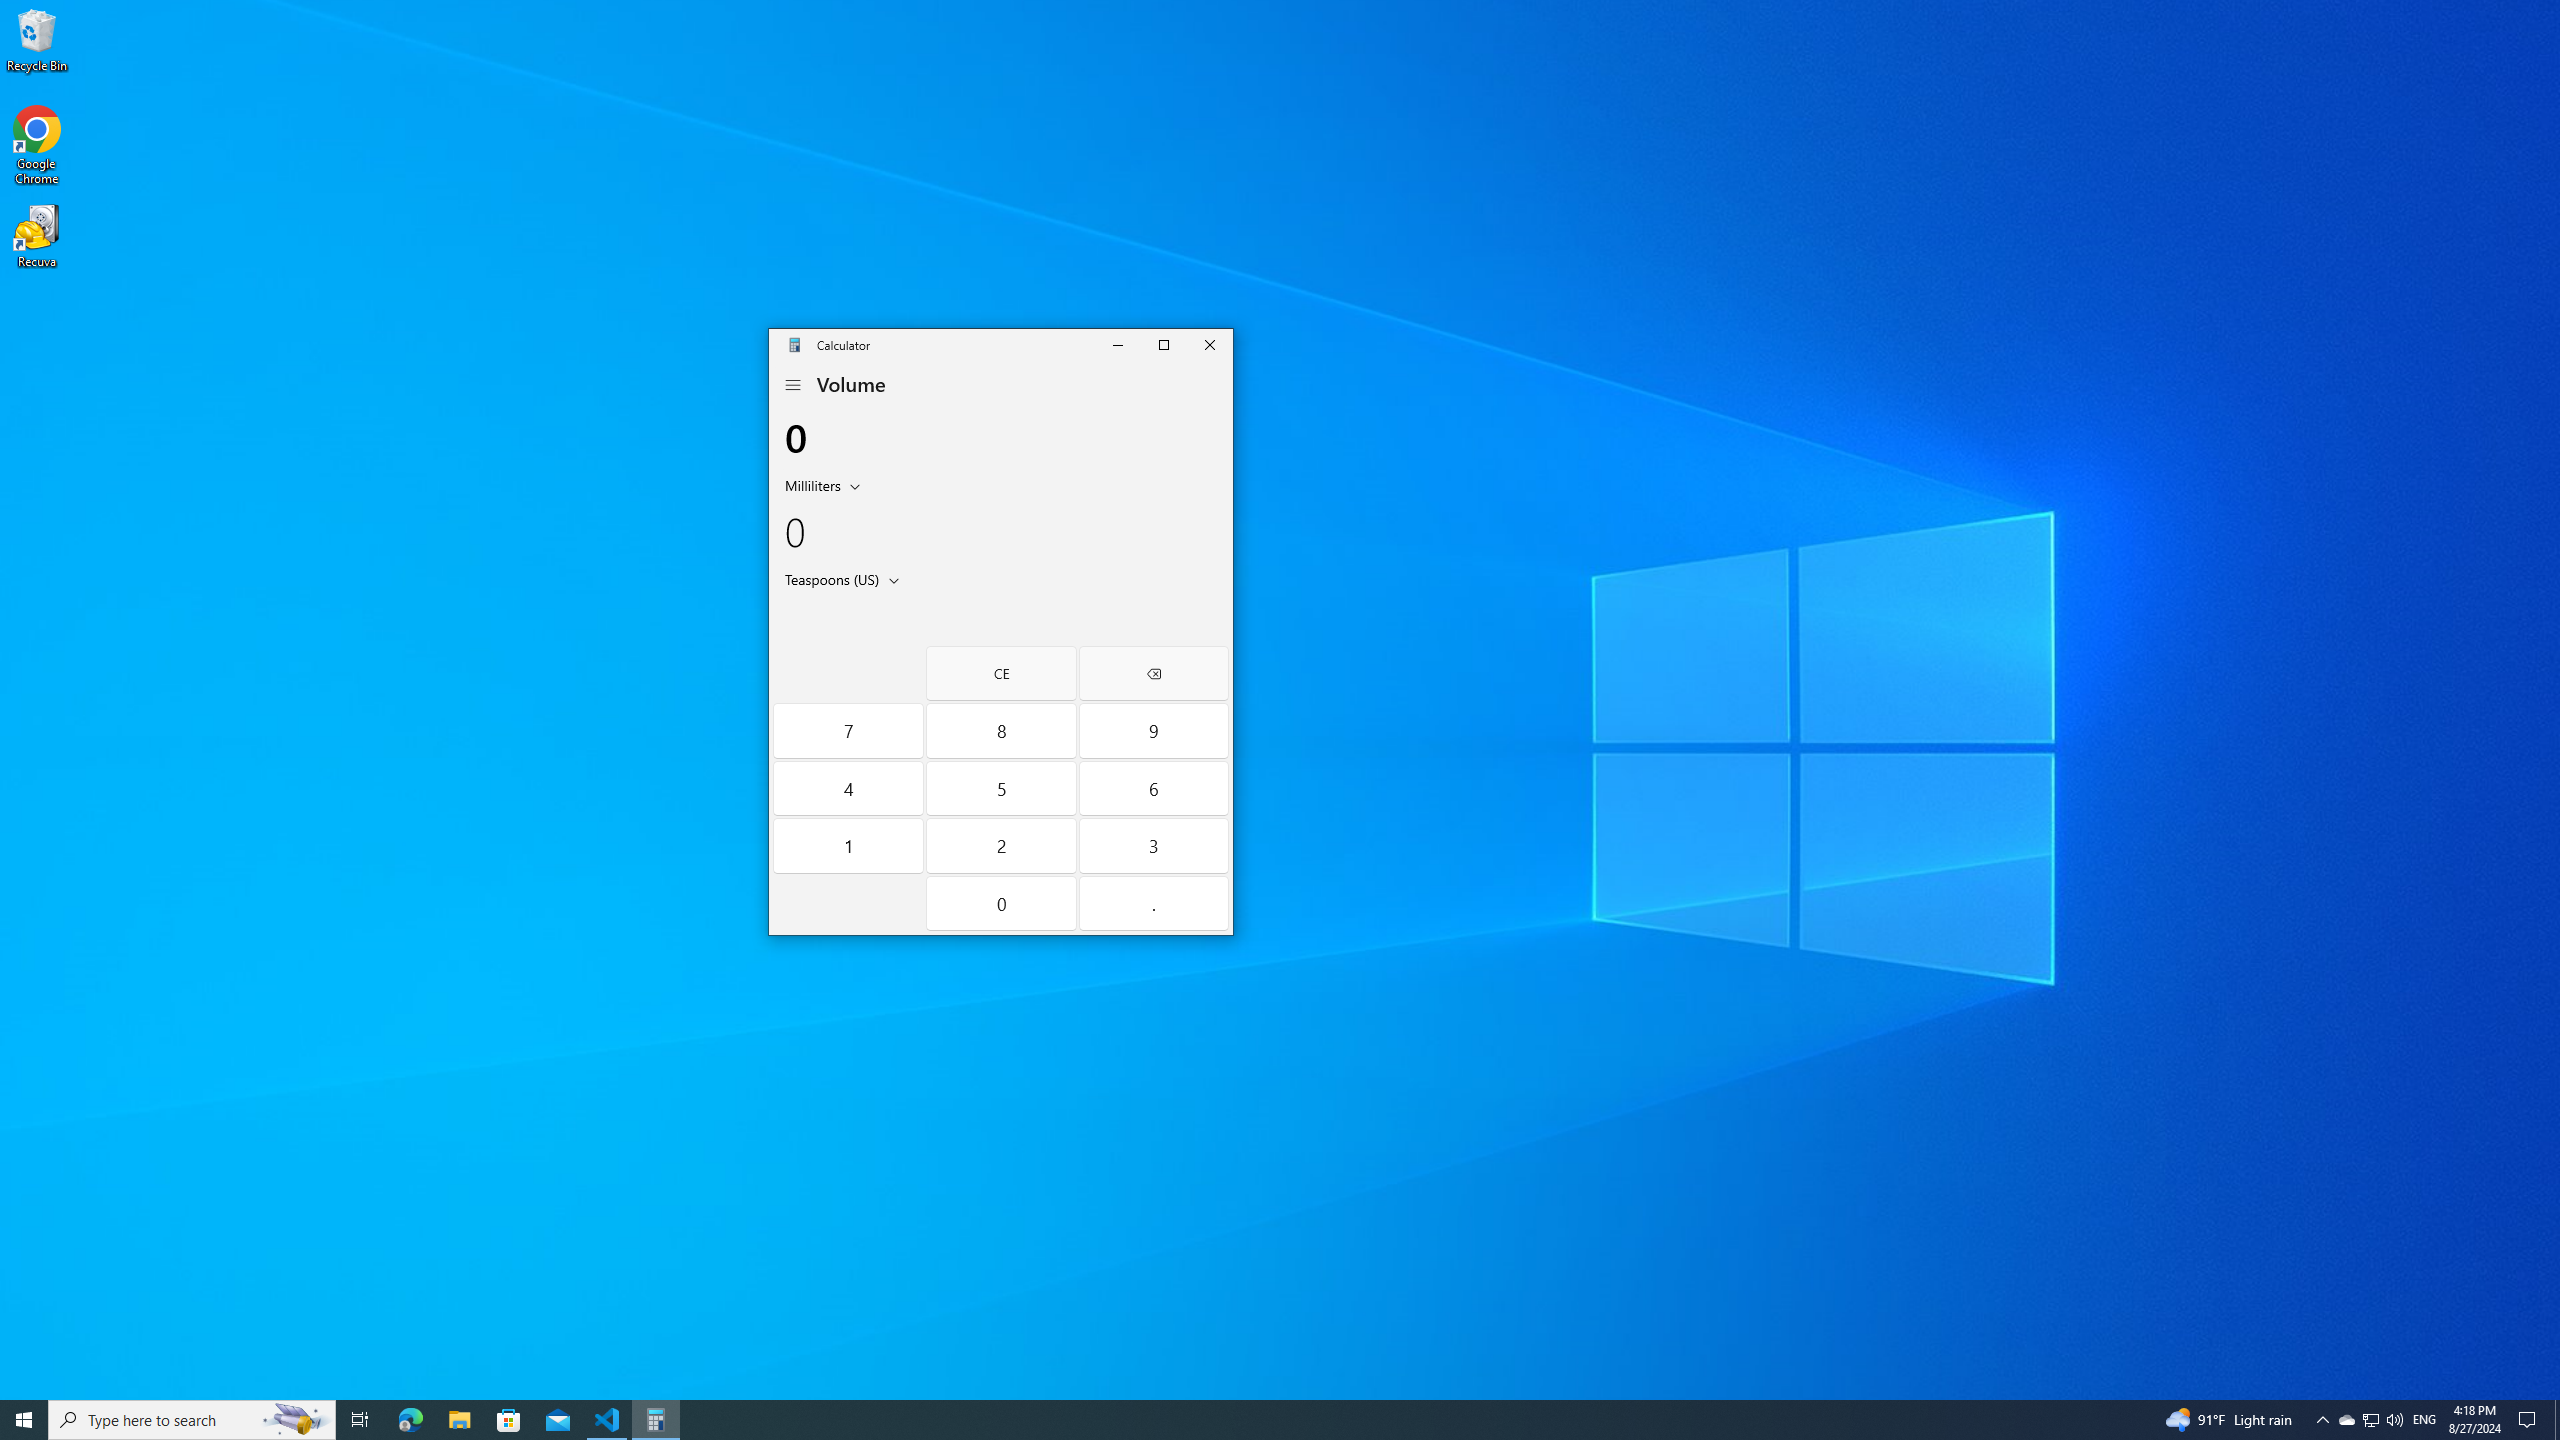 Image resolution: width=2560 pixels, height=1440 pixels. What do you see at coordinates (656, 1418) in the screenshot?
I see `'Calculator - 1 running window'` at bounding box center [656, 1418].